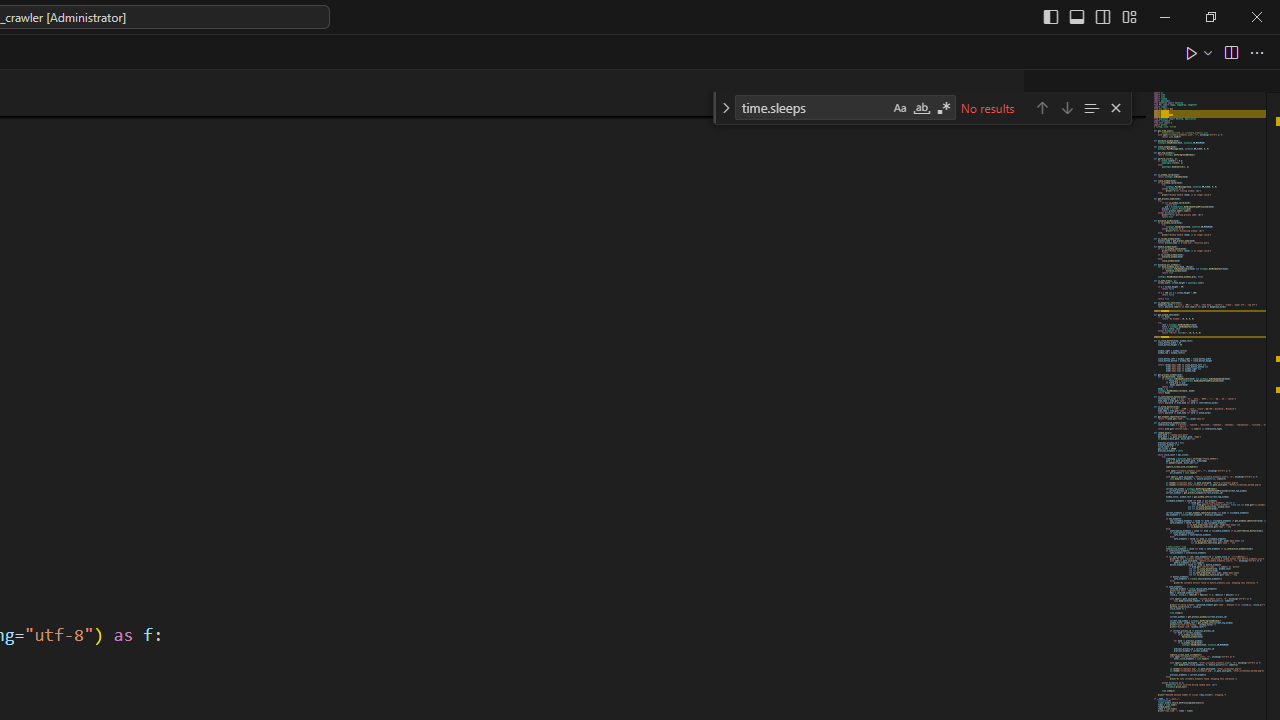  I want to click on 'Run Python File', so click(1192, 51).